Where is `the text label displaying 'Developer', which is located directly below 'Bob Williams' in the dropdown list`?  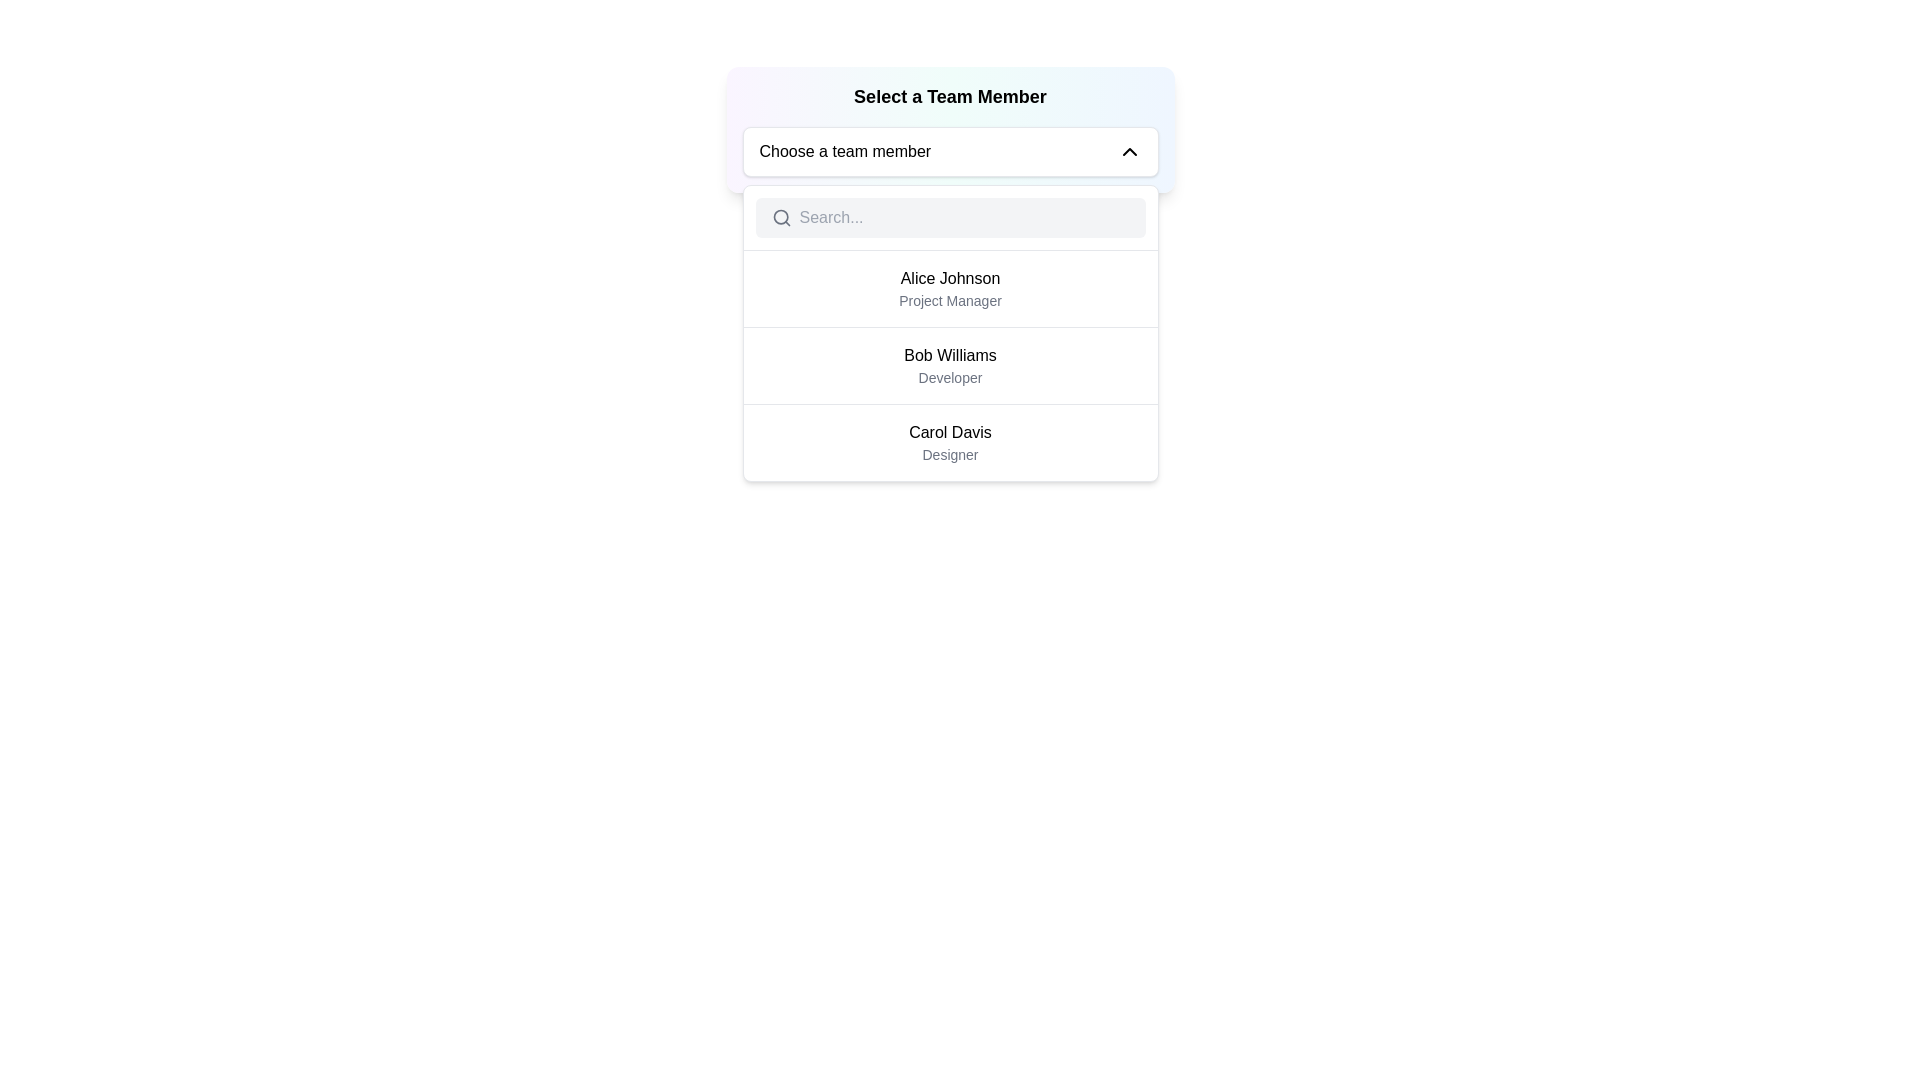 the text label displaying 'Developer', which is located directly below 'Bob Williams' in the dropdown list is located at coordinates (949, 378).